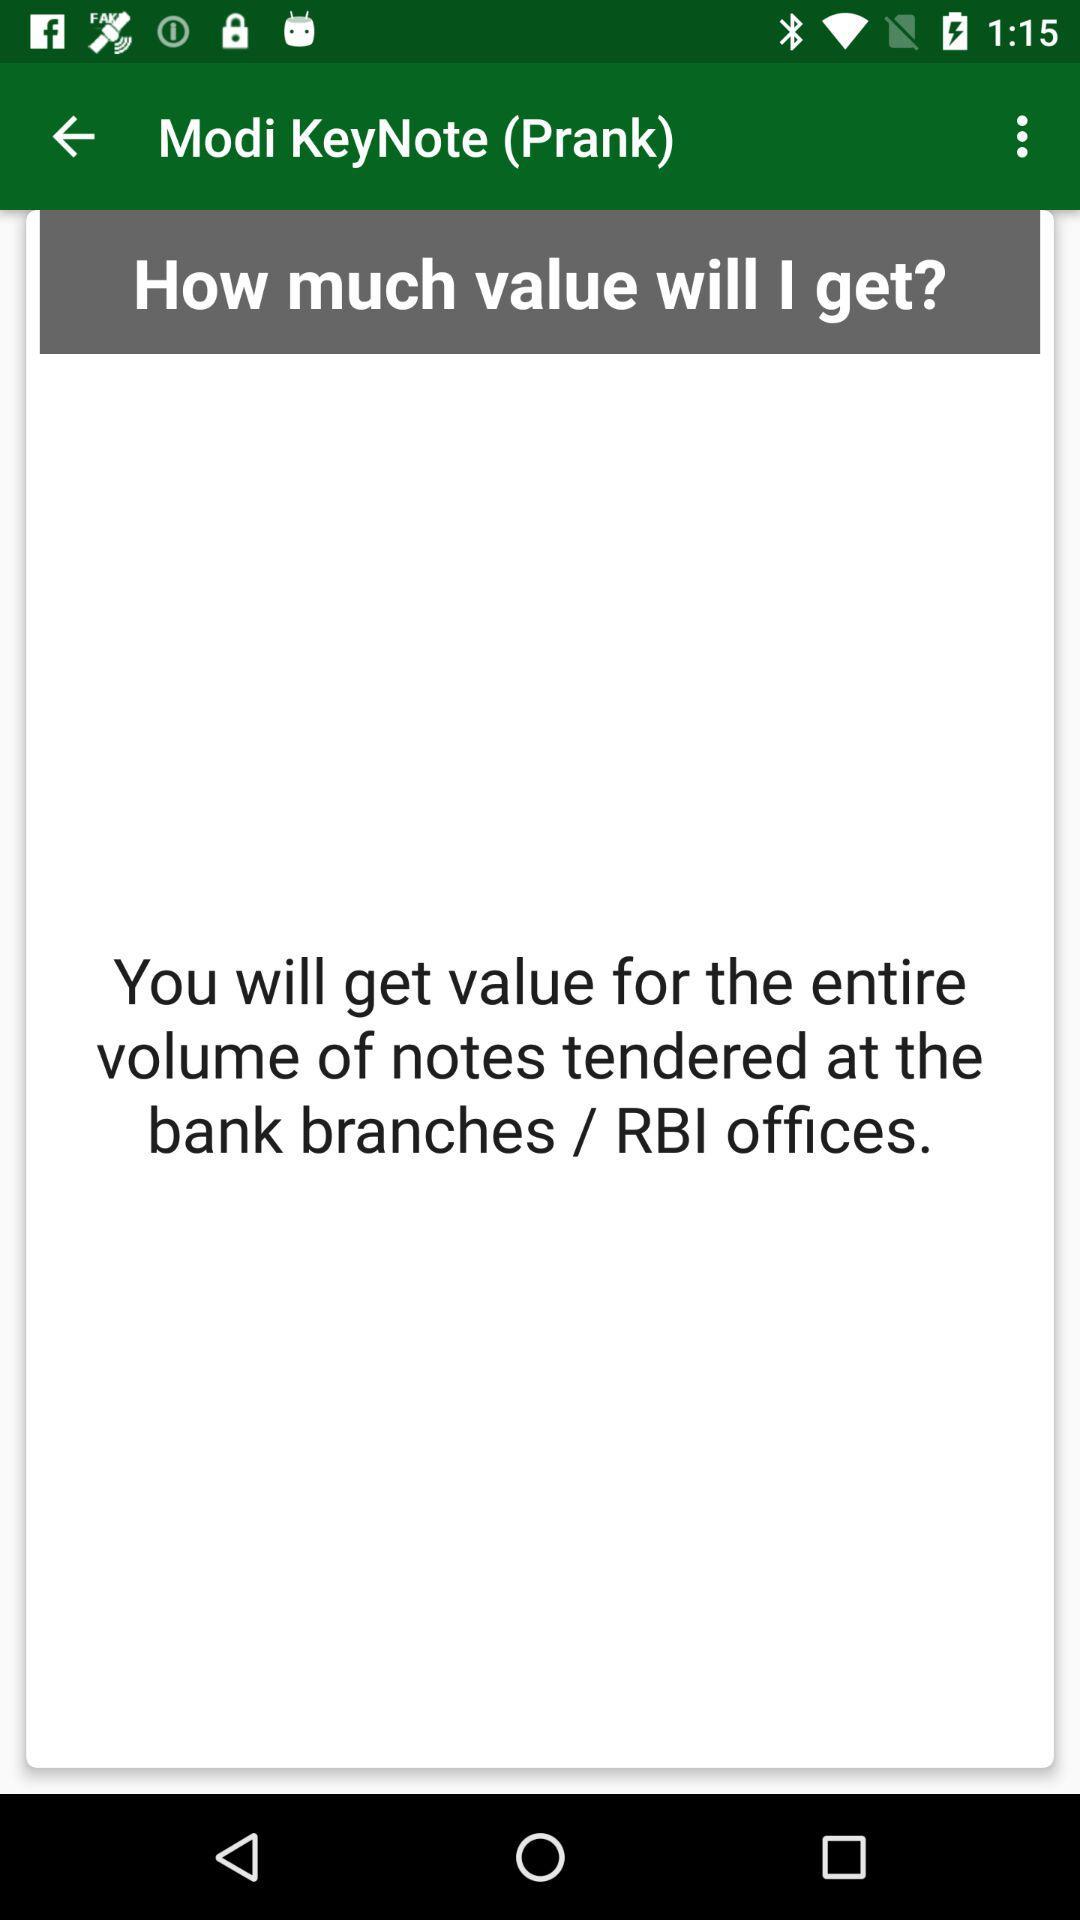  I want to click on item above how much value, so click(1027, 135).